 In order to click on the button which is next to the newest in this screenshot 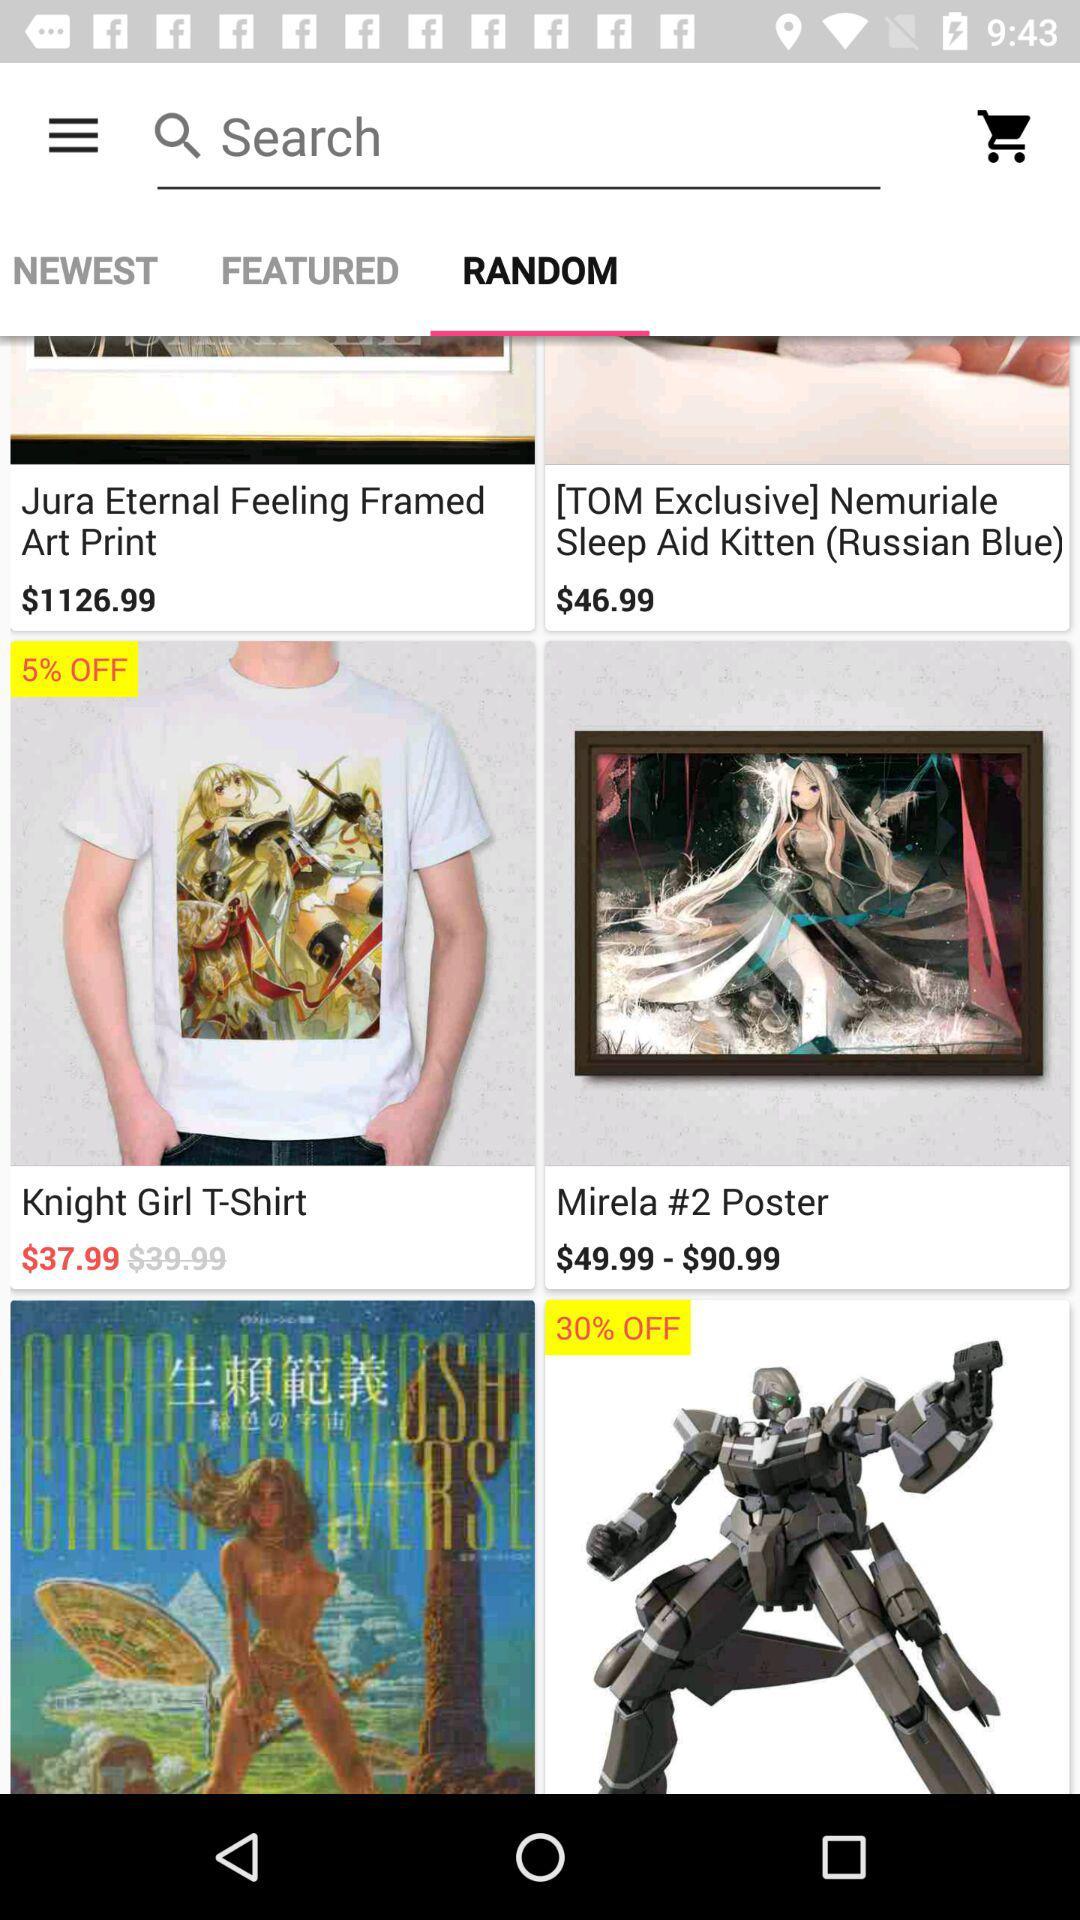, I will do `click(309, 269)`.